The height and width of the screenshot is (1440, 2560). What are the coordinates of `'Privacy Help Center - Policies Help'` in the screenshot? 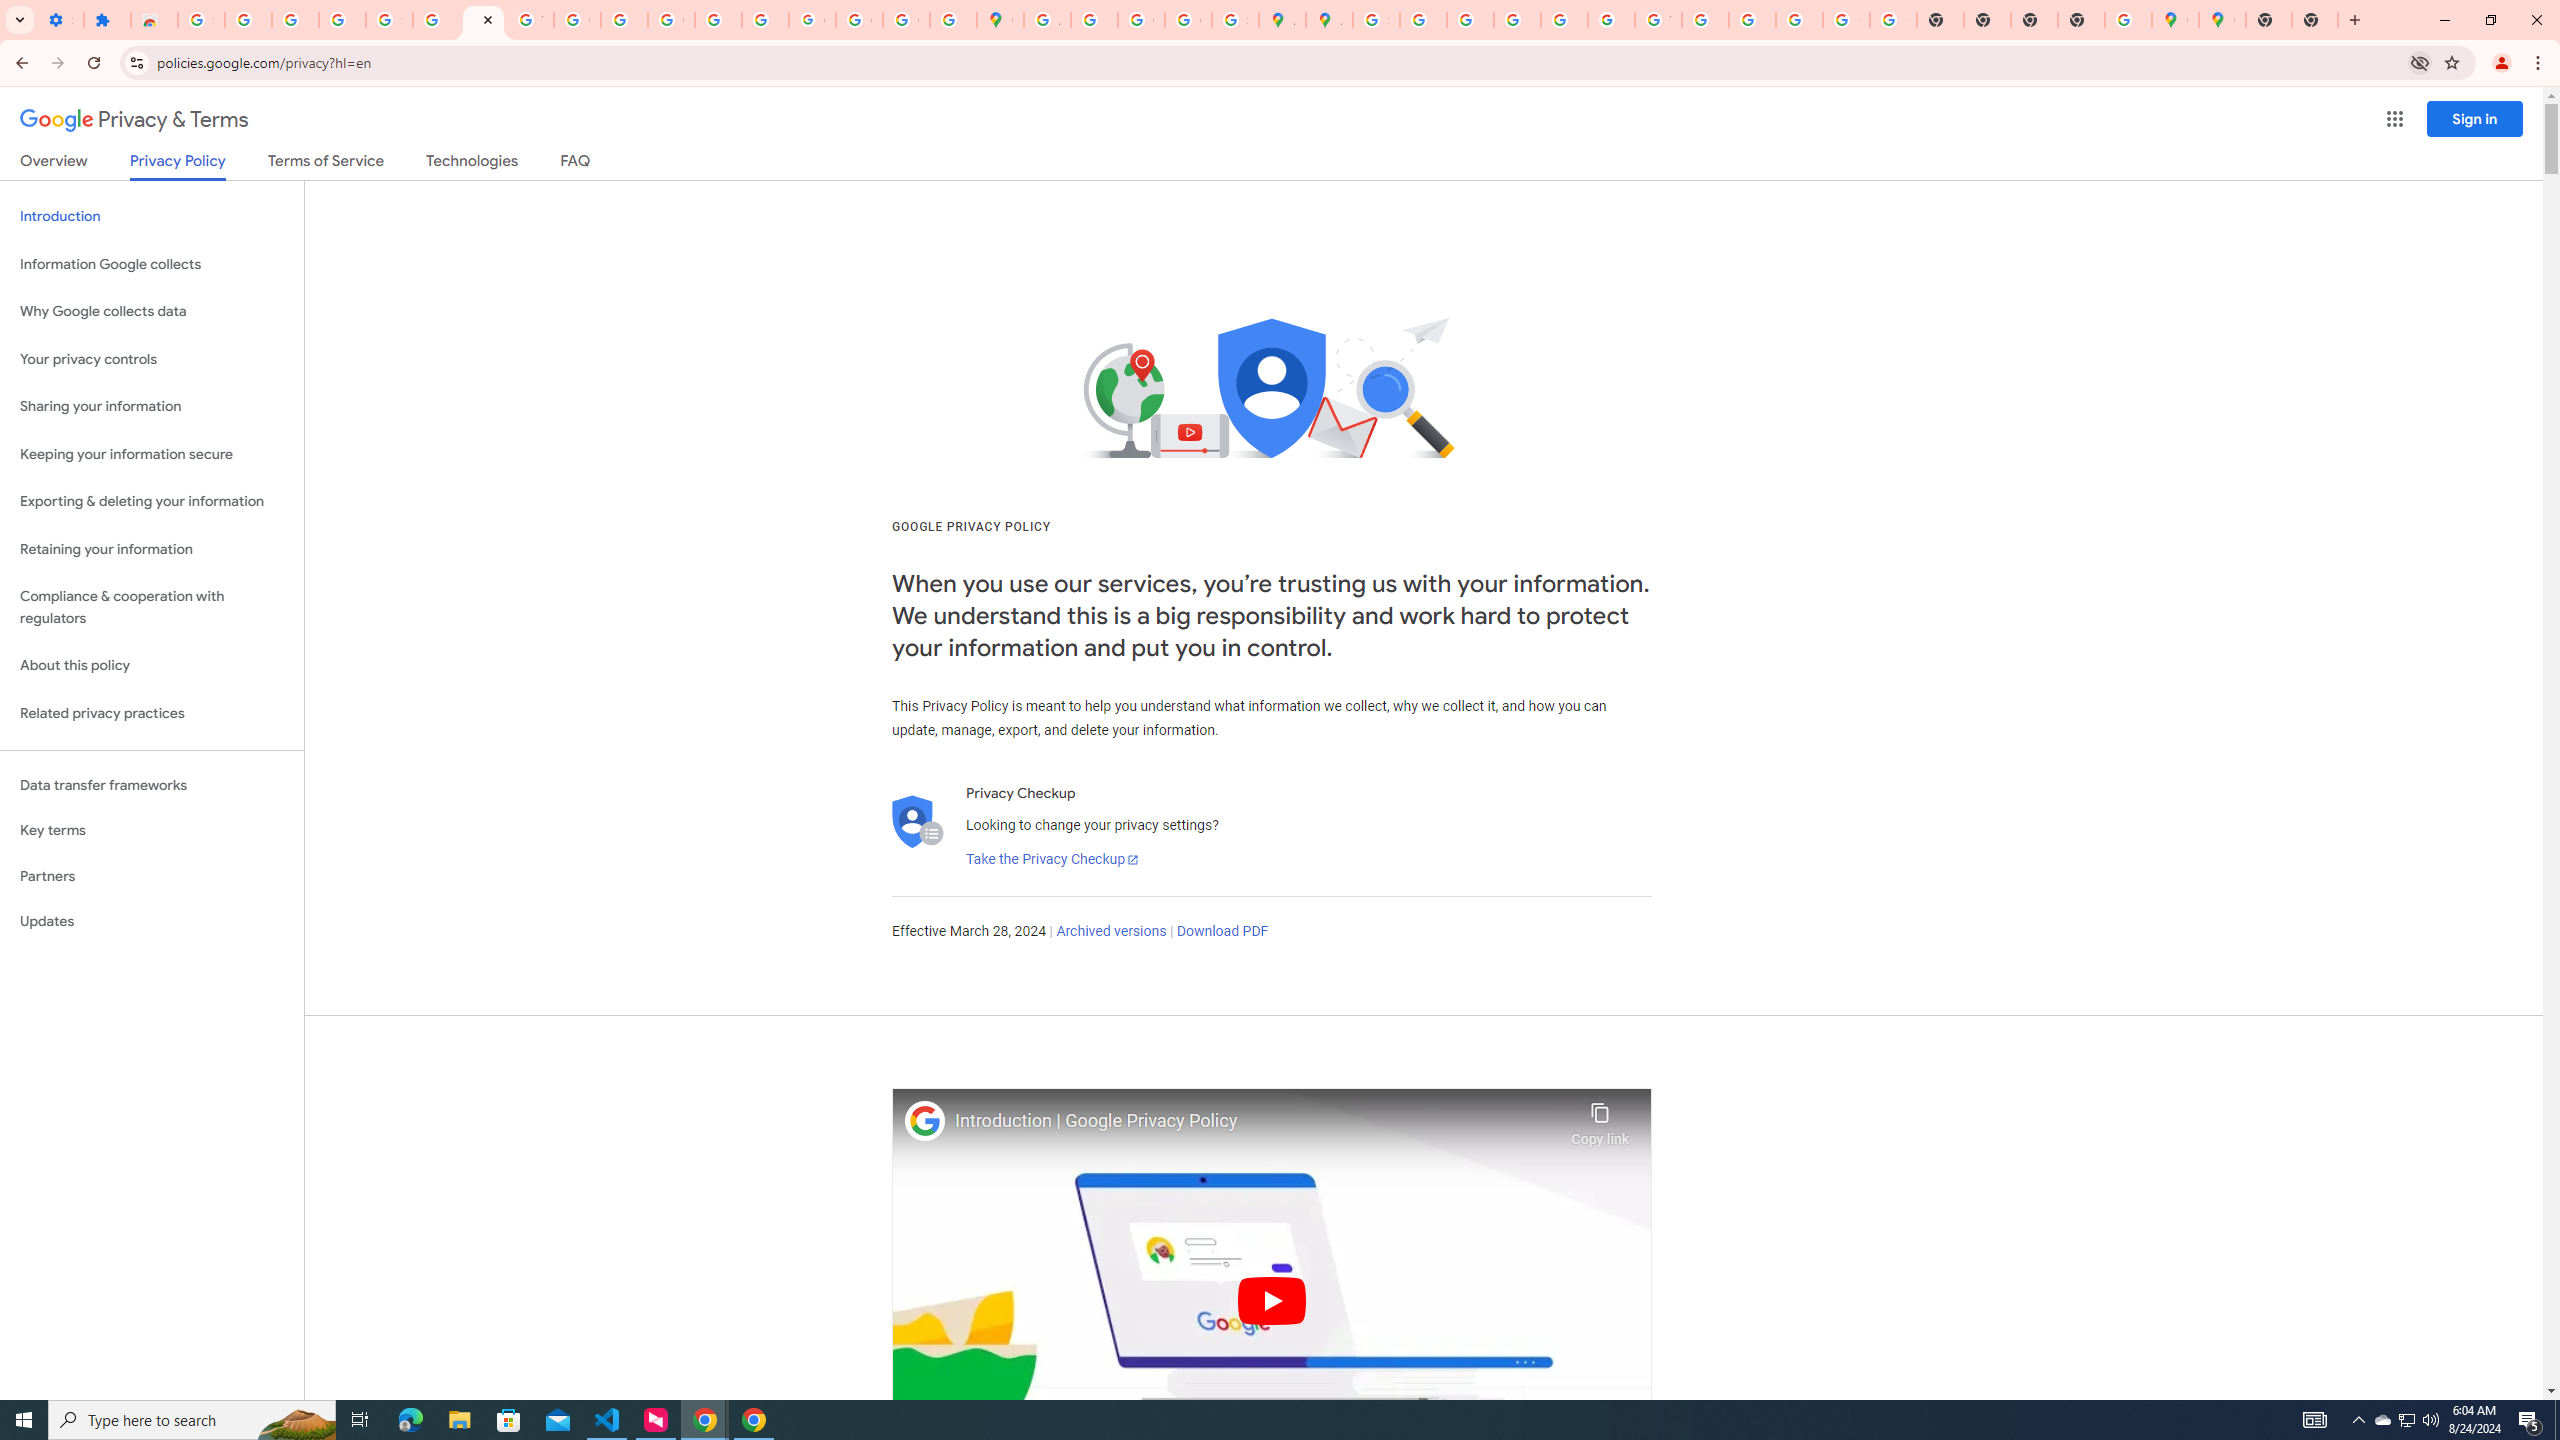 It's located at (1516, 19).